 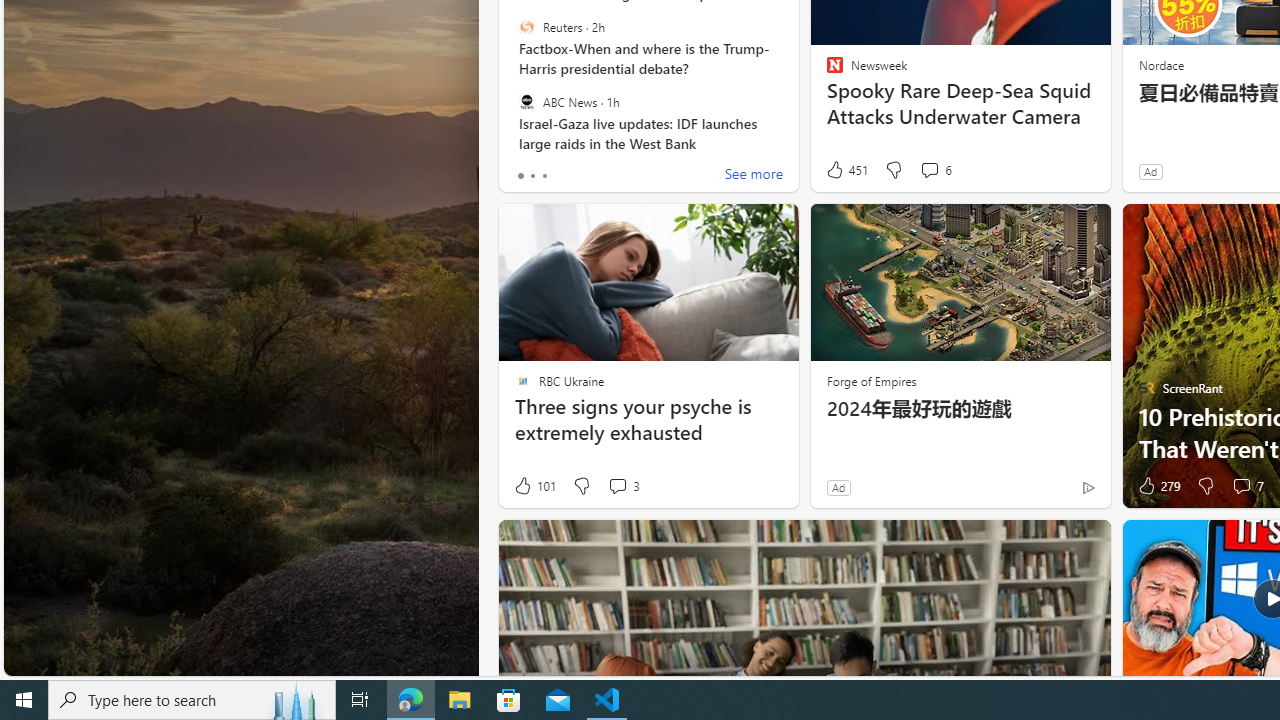 I want to click on 'Forge of Empires', so click(x=871, y=380).